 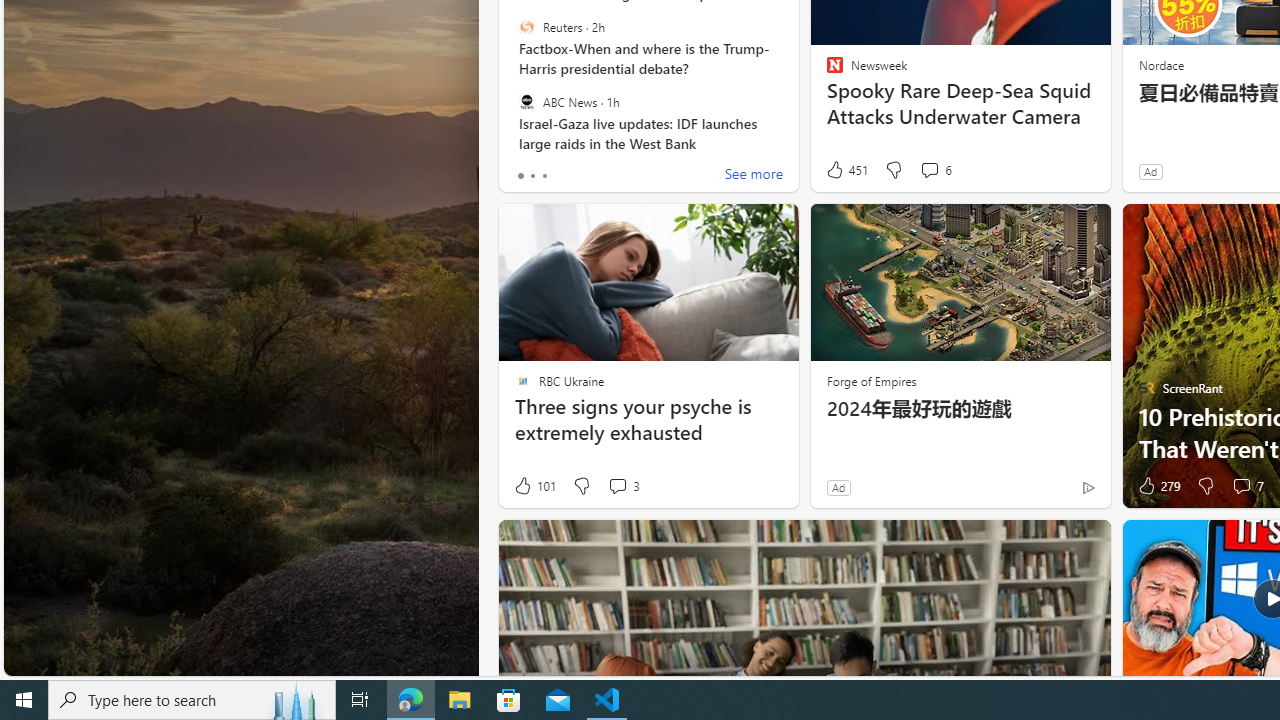 I want to click on 'Forge of Empires', so click(x=871, y=380).